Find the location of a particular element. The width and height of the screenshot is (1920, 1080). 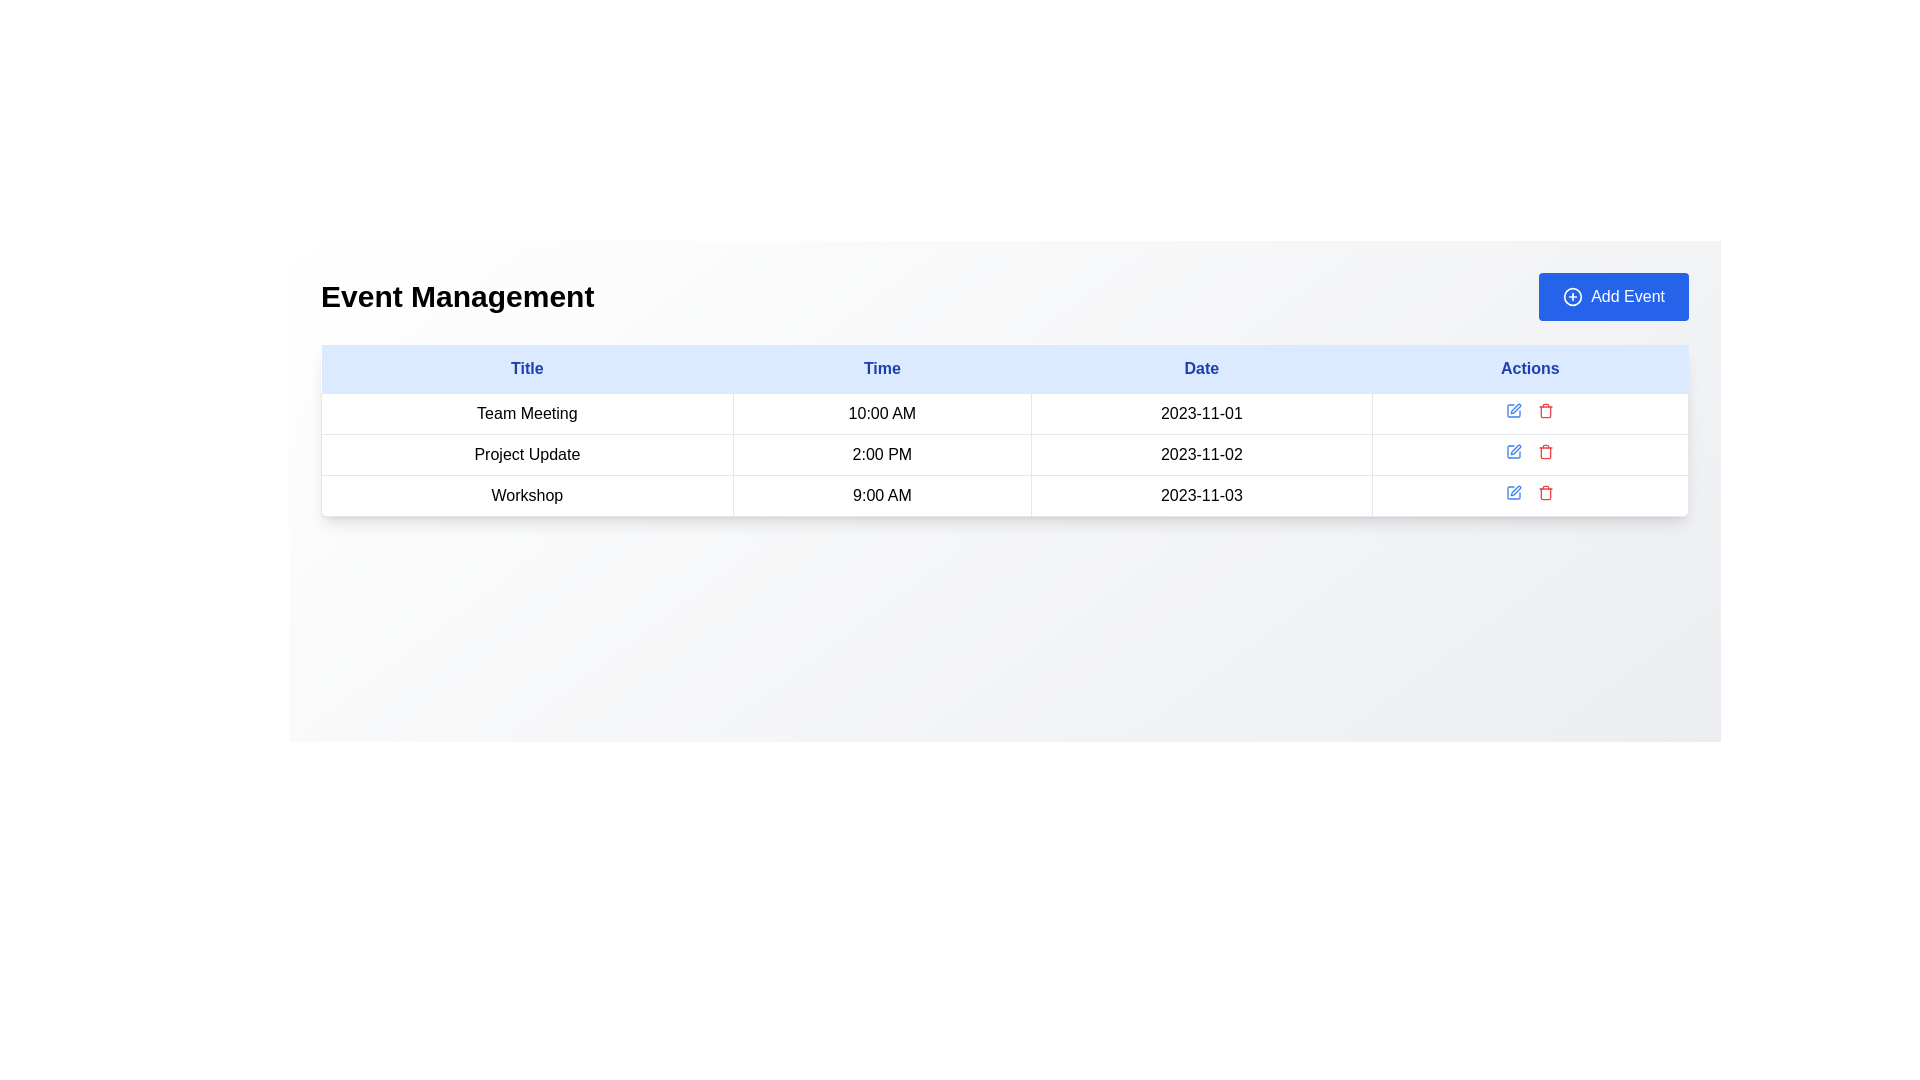

the interactive edit button, represented by a pen-like SVG icon, located in the 'Actions' column of the second row in the table is located at coordinates (1516, 450).